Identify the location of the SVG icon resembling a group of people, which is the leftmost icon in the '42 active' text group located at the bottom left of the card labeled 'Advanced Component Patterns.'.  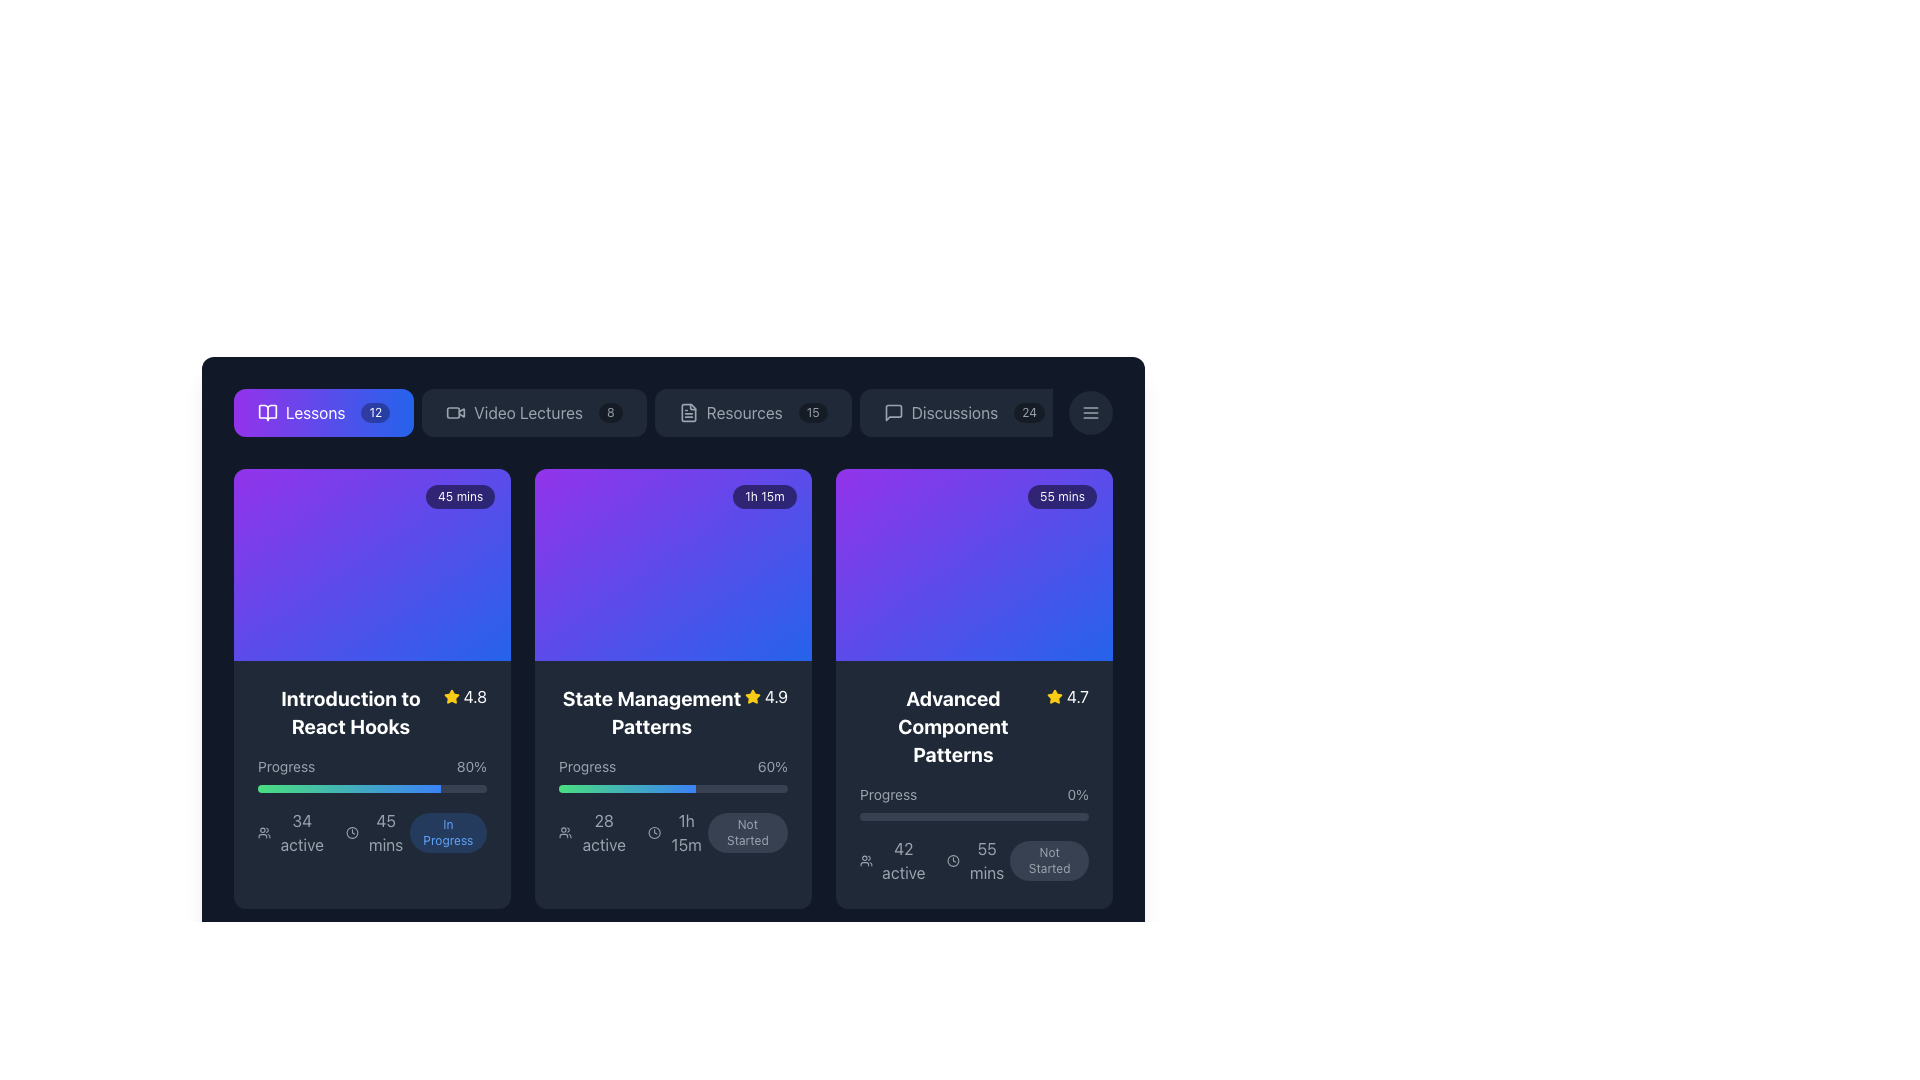
(866, 859).